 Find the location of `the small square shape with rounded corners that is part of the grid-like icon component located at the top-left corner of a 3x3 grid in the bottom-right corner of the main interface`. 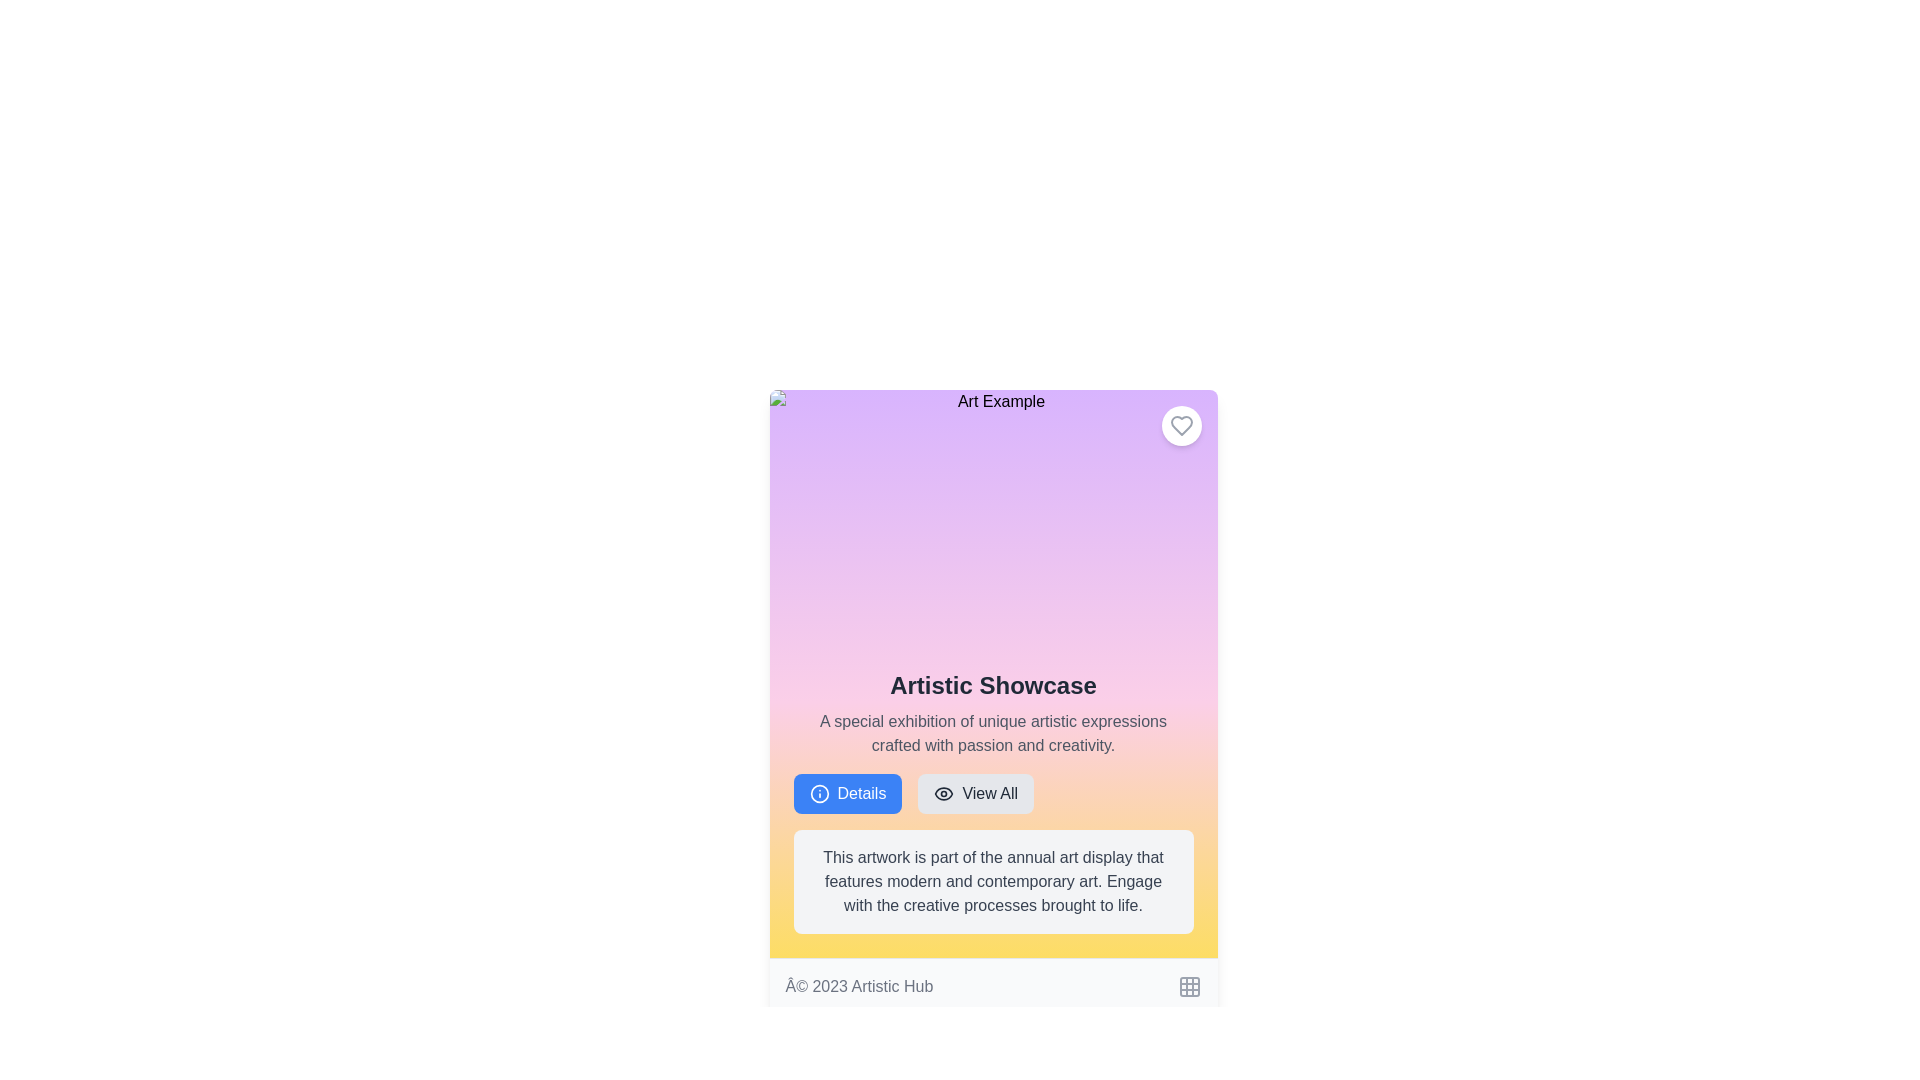

the small square shape with rounded corners that is part of the grid-like icon component located at the top-left corner of a 3x3 grid in the bottom-right corner of the main interface is located at coordinates (1189, 986).